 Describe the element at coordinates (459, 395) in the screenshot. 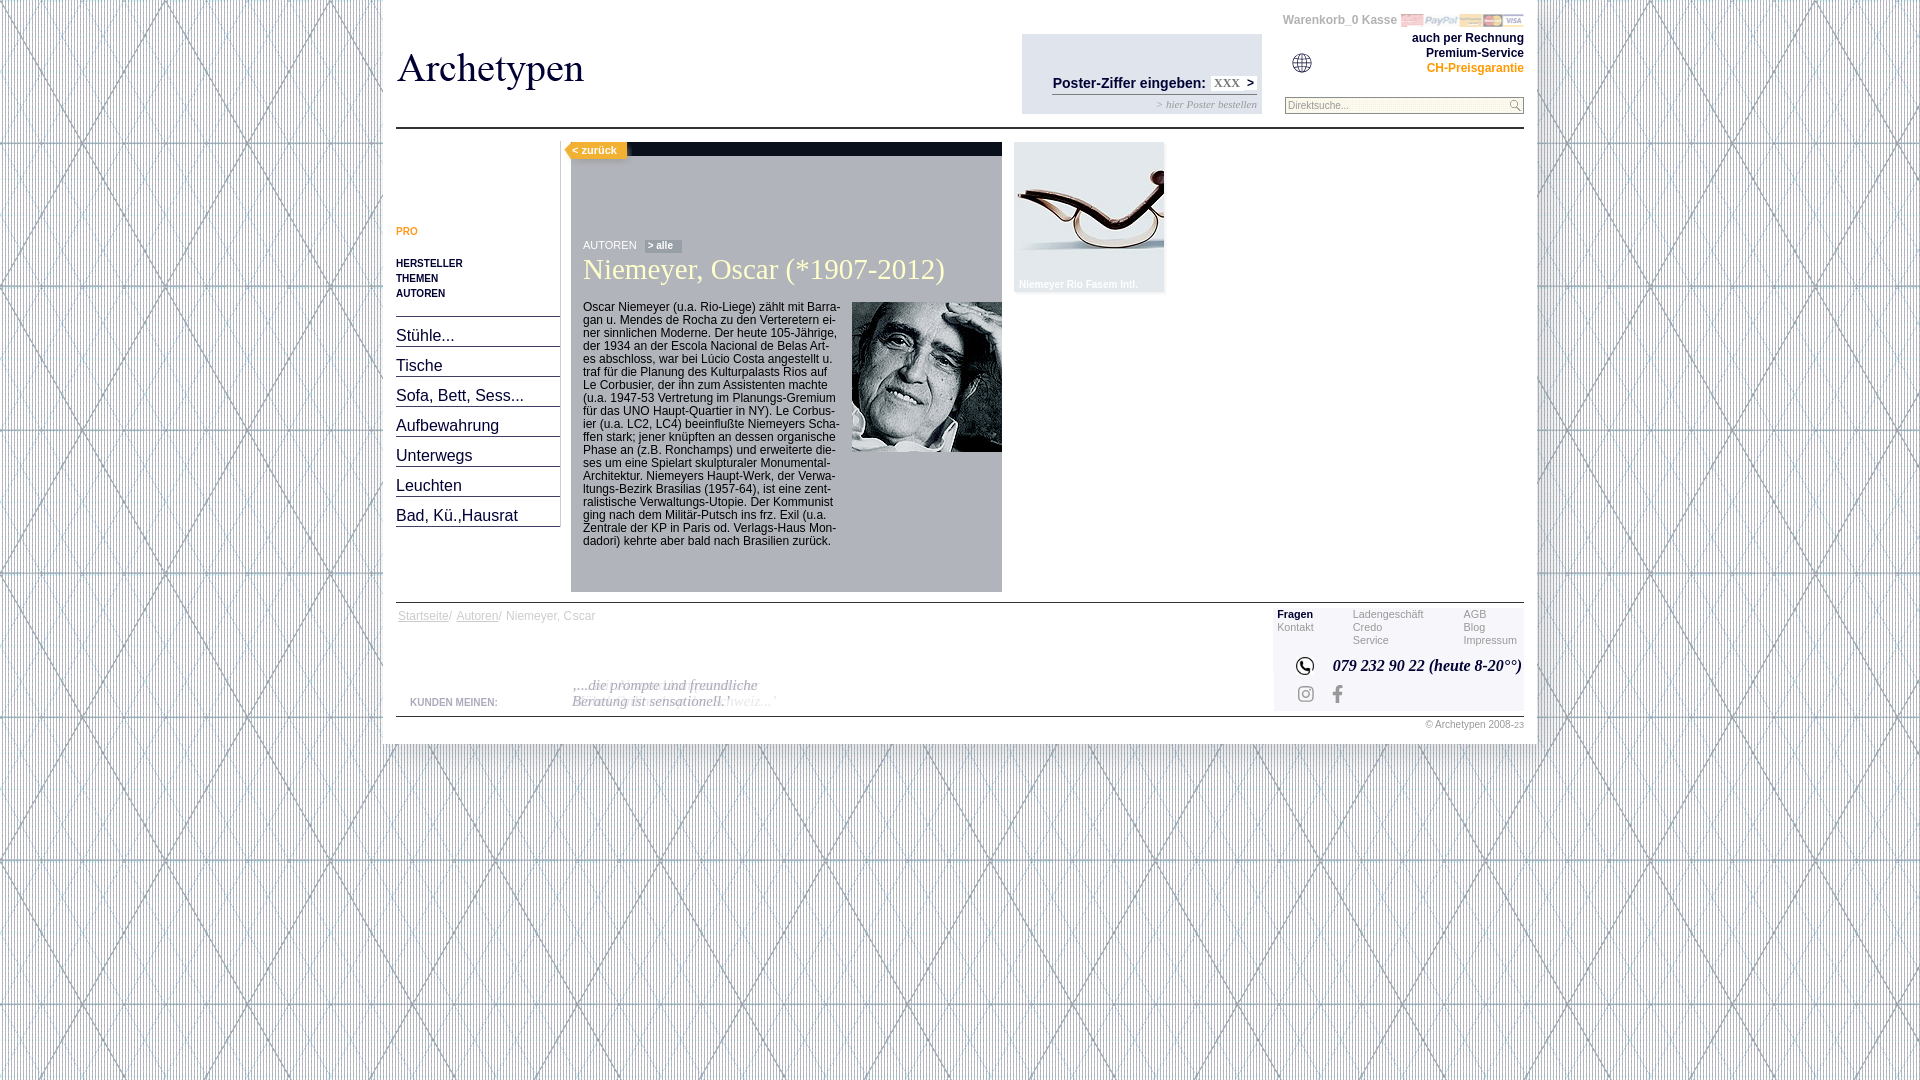

I see `'Sofa, Bett, Sess...'` at that location.